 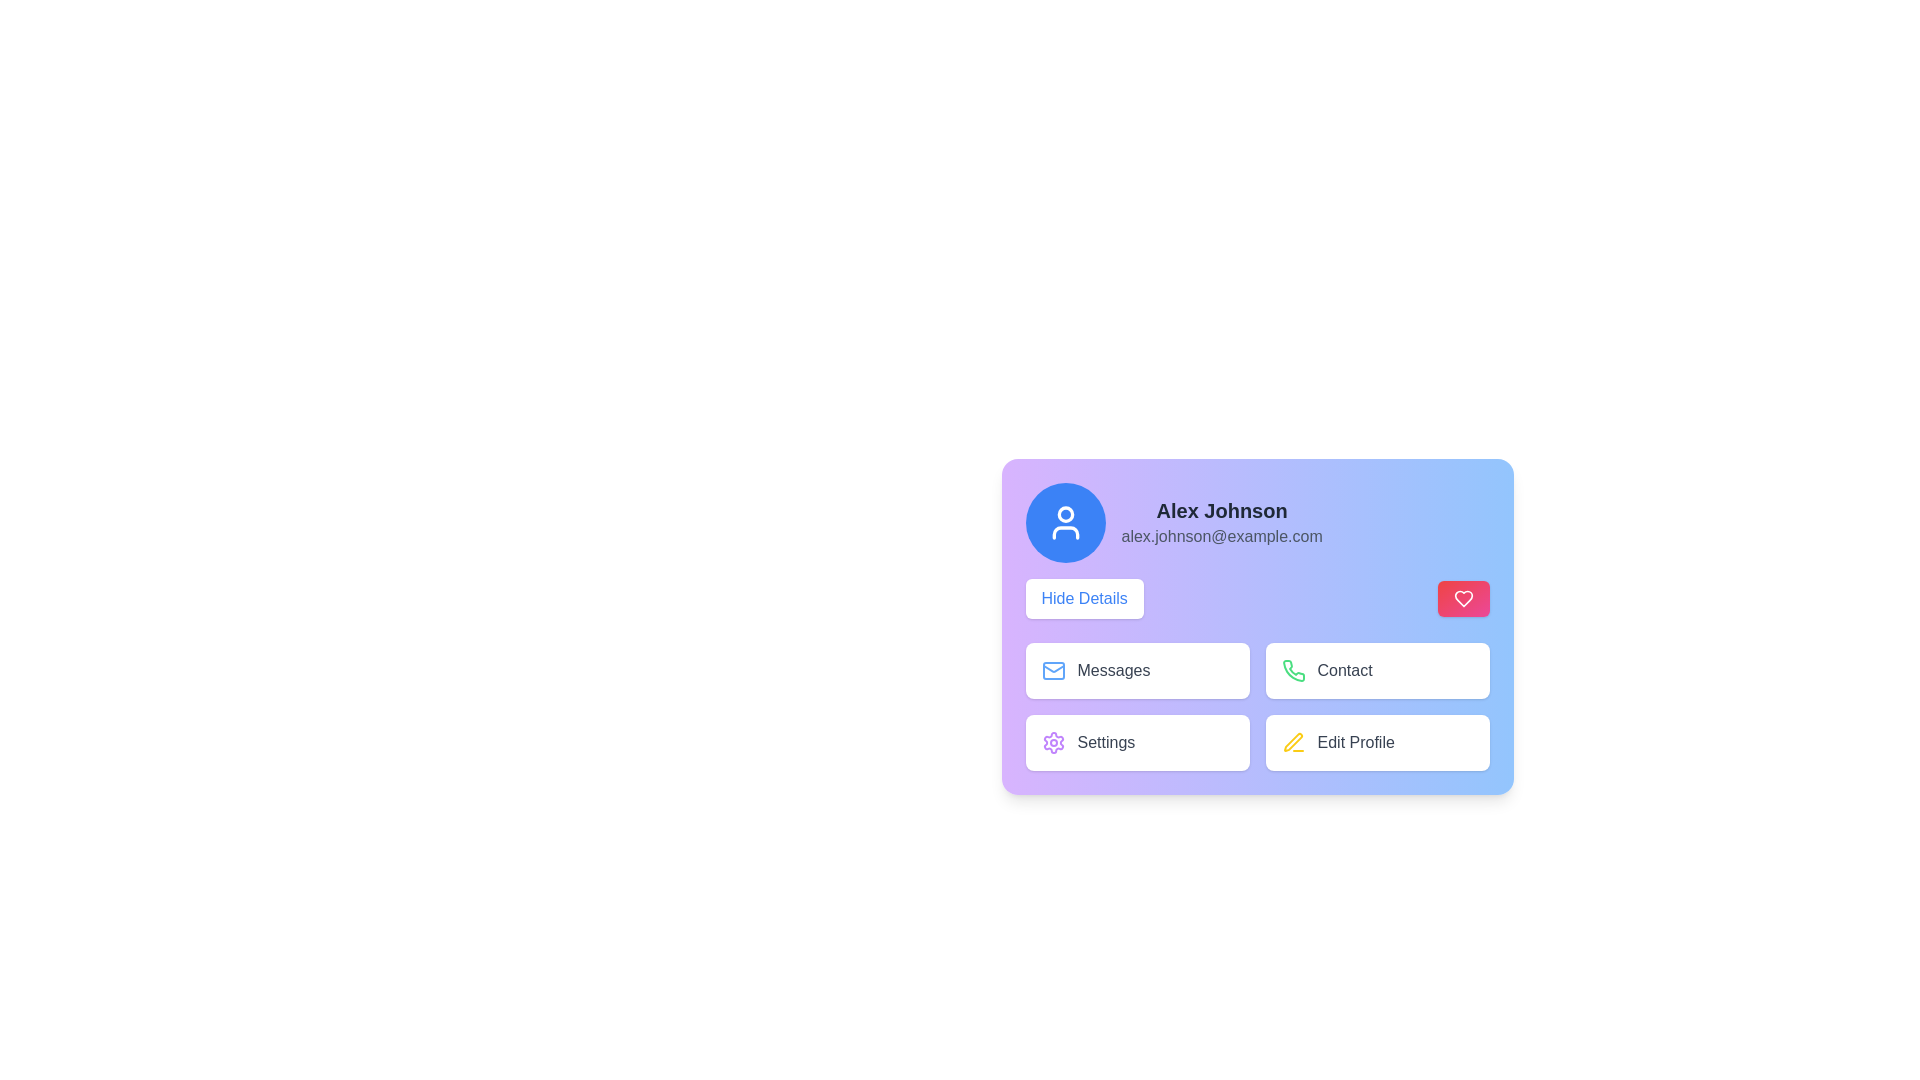 I want to click on the name 'Alex Johnson' displayed prominently in bold font on the Information display panel, so click(x=1256, y=522).